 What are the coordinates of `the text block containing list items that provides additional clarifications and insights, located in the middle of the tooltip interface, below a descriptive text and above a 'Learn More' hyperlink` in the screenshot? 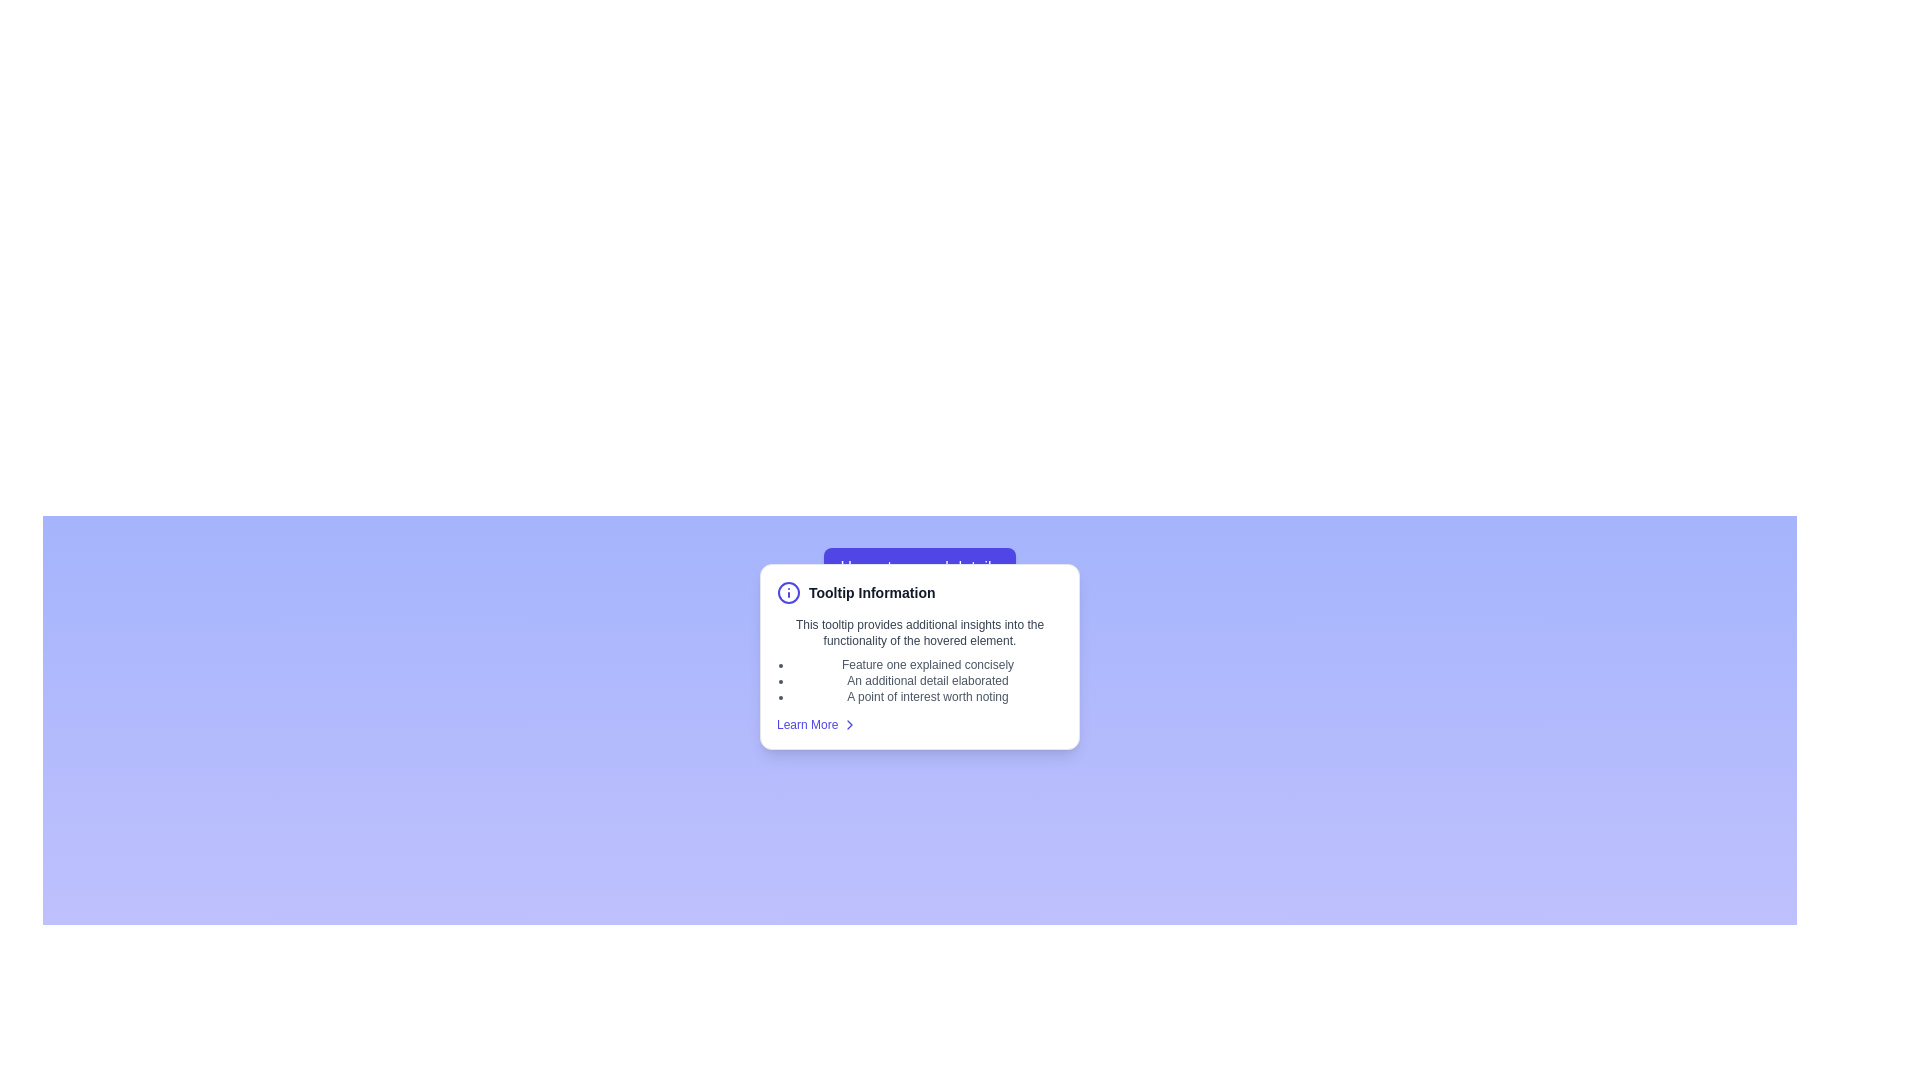 It's located at (926, 680).